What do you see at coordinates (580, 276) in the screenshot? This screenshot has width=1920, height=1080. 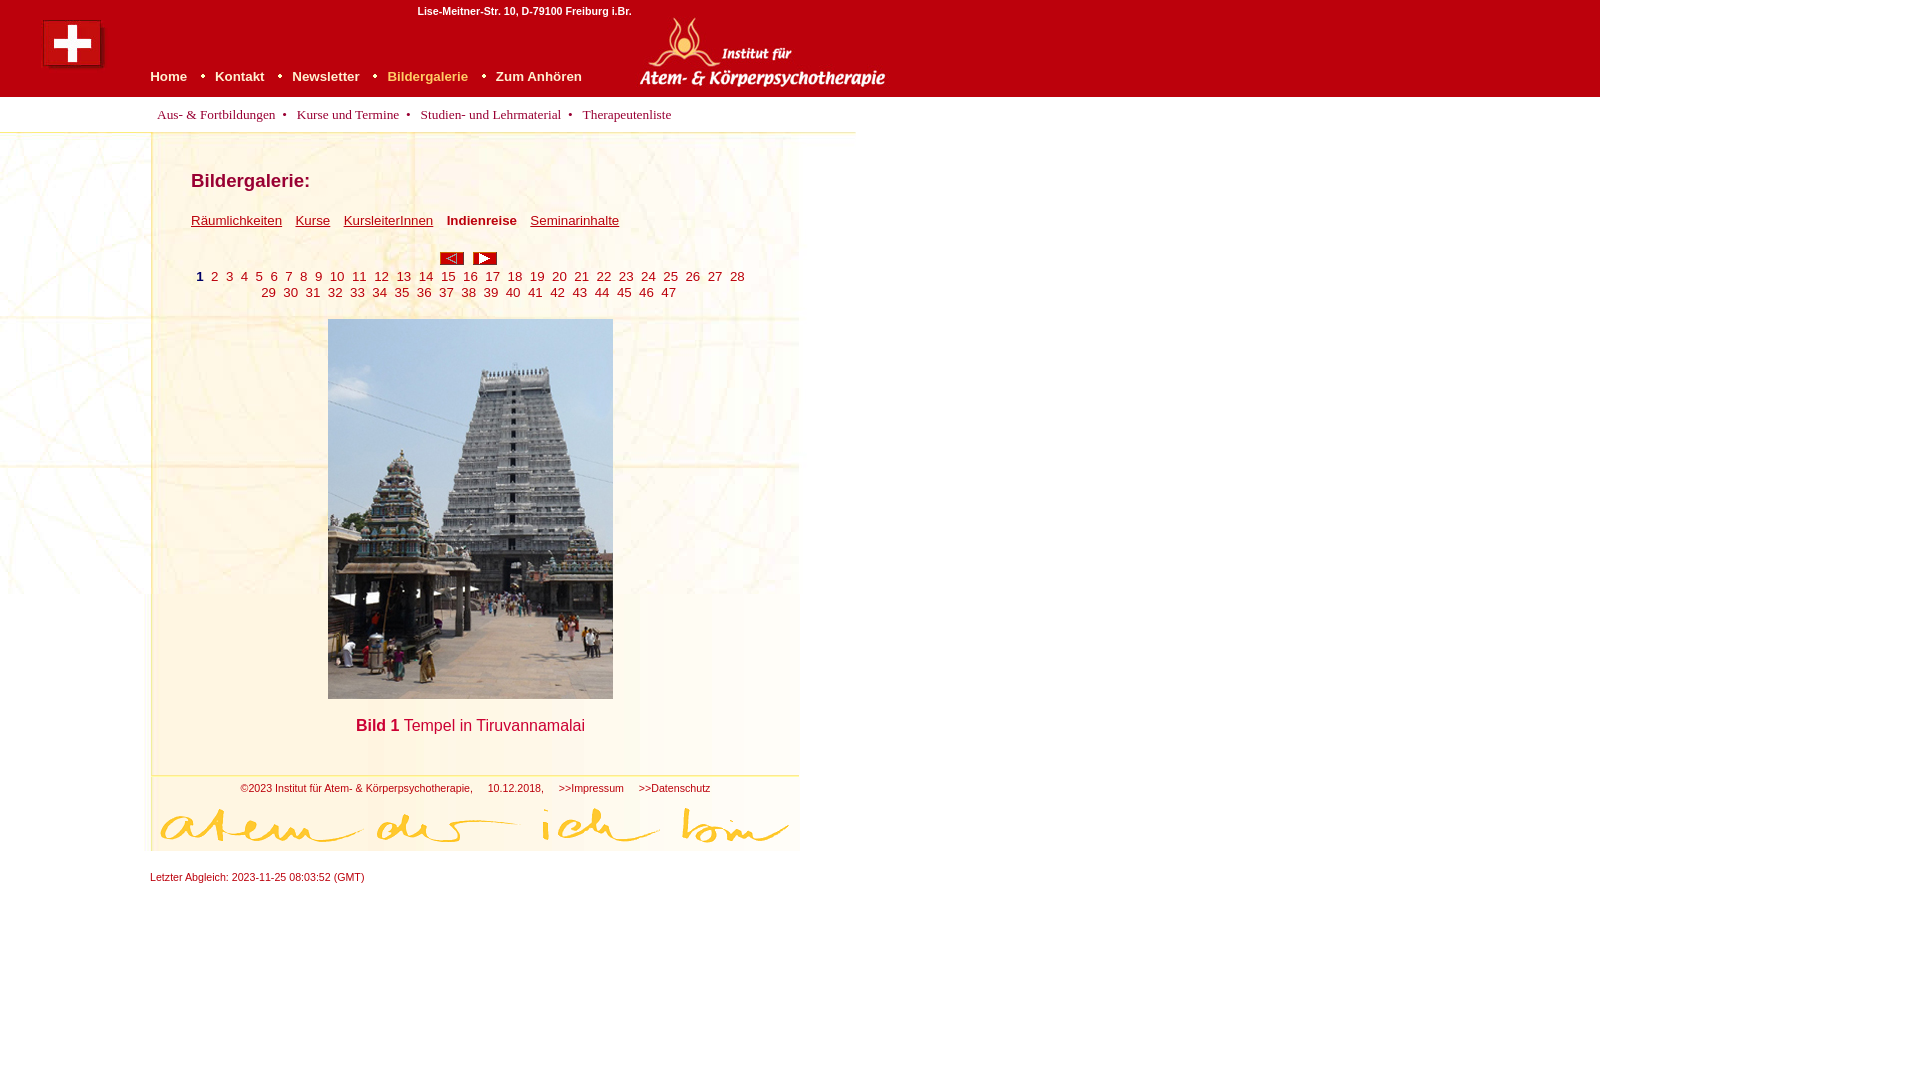 I see `'21'` at bounding box center [580, 276].